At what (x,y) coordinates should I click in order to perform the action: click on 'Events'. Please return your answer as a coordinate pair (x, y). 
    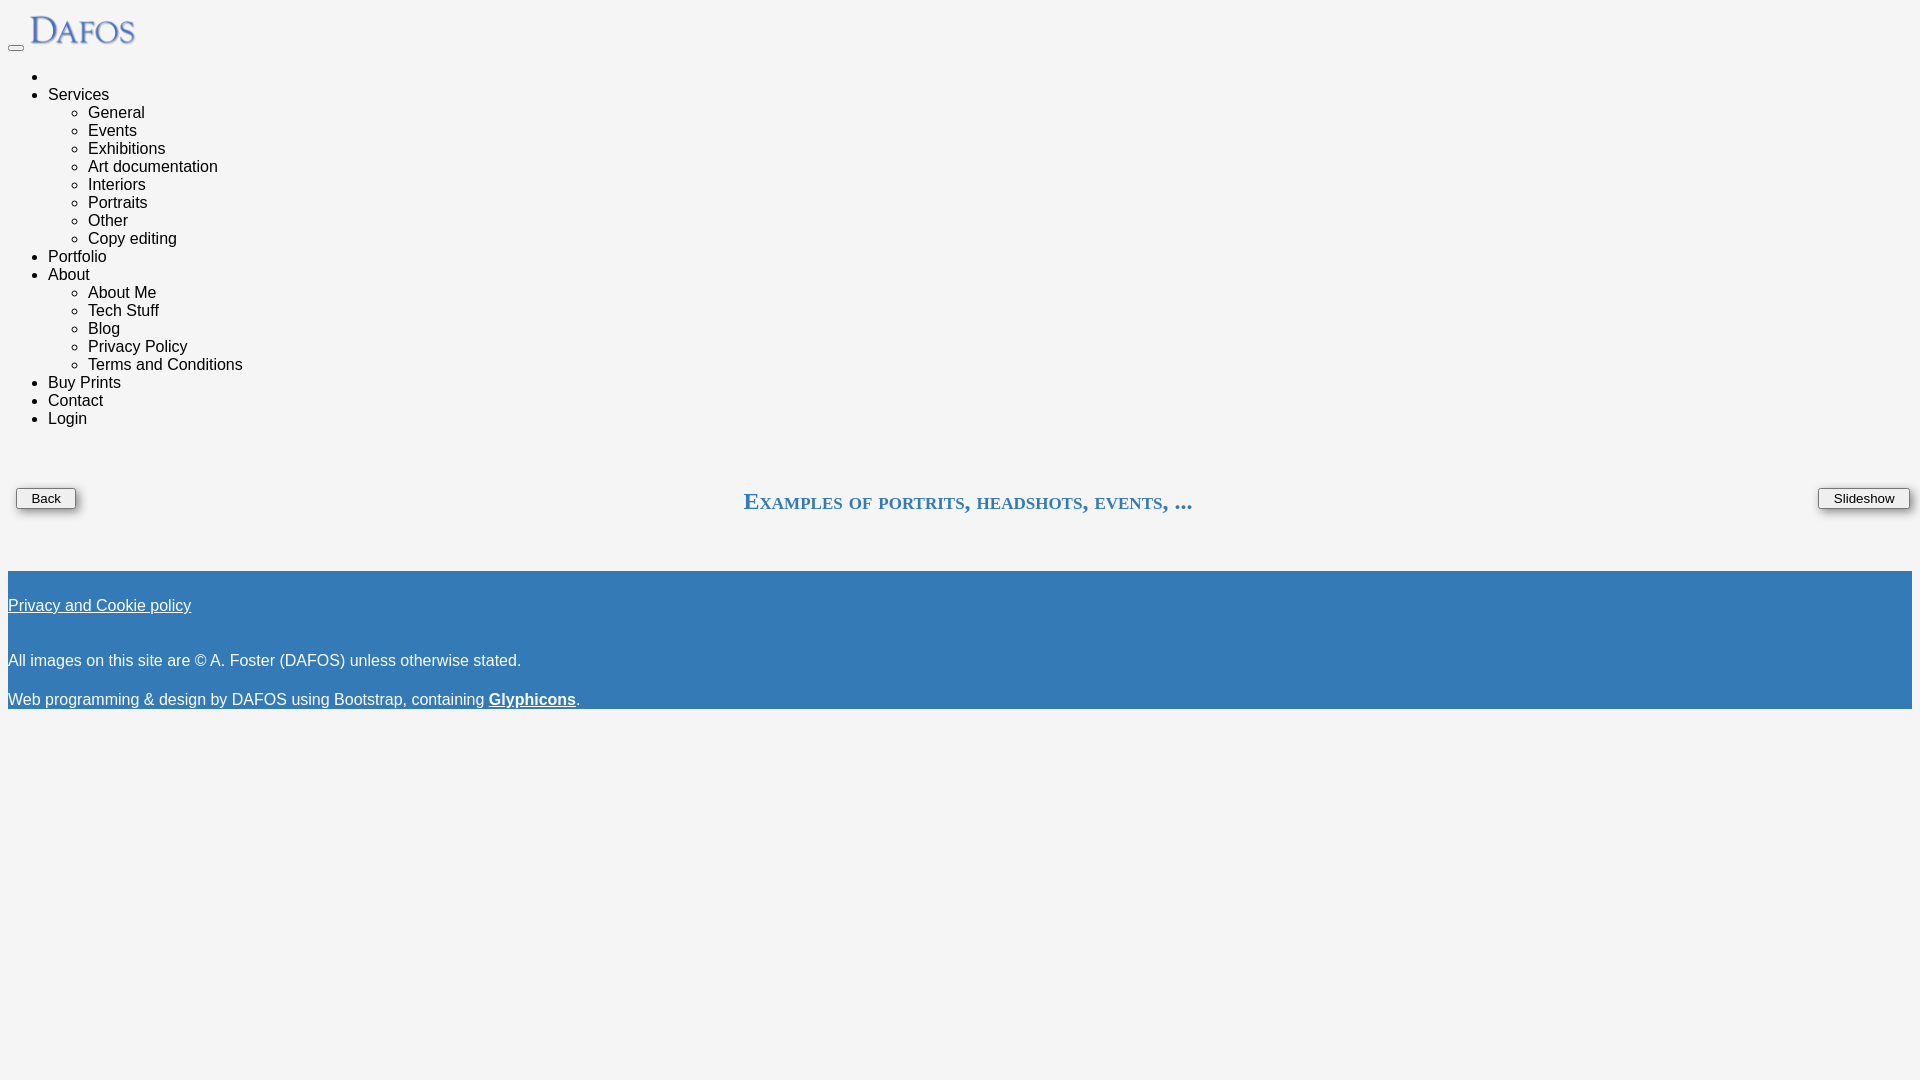
    Looking at the image, I should click on (111, 130).